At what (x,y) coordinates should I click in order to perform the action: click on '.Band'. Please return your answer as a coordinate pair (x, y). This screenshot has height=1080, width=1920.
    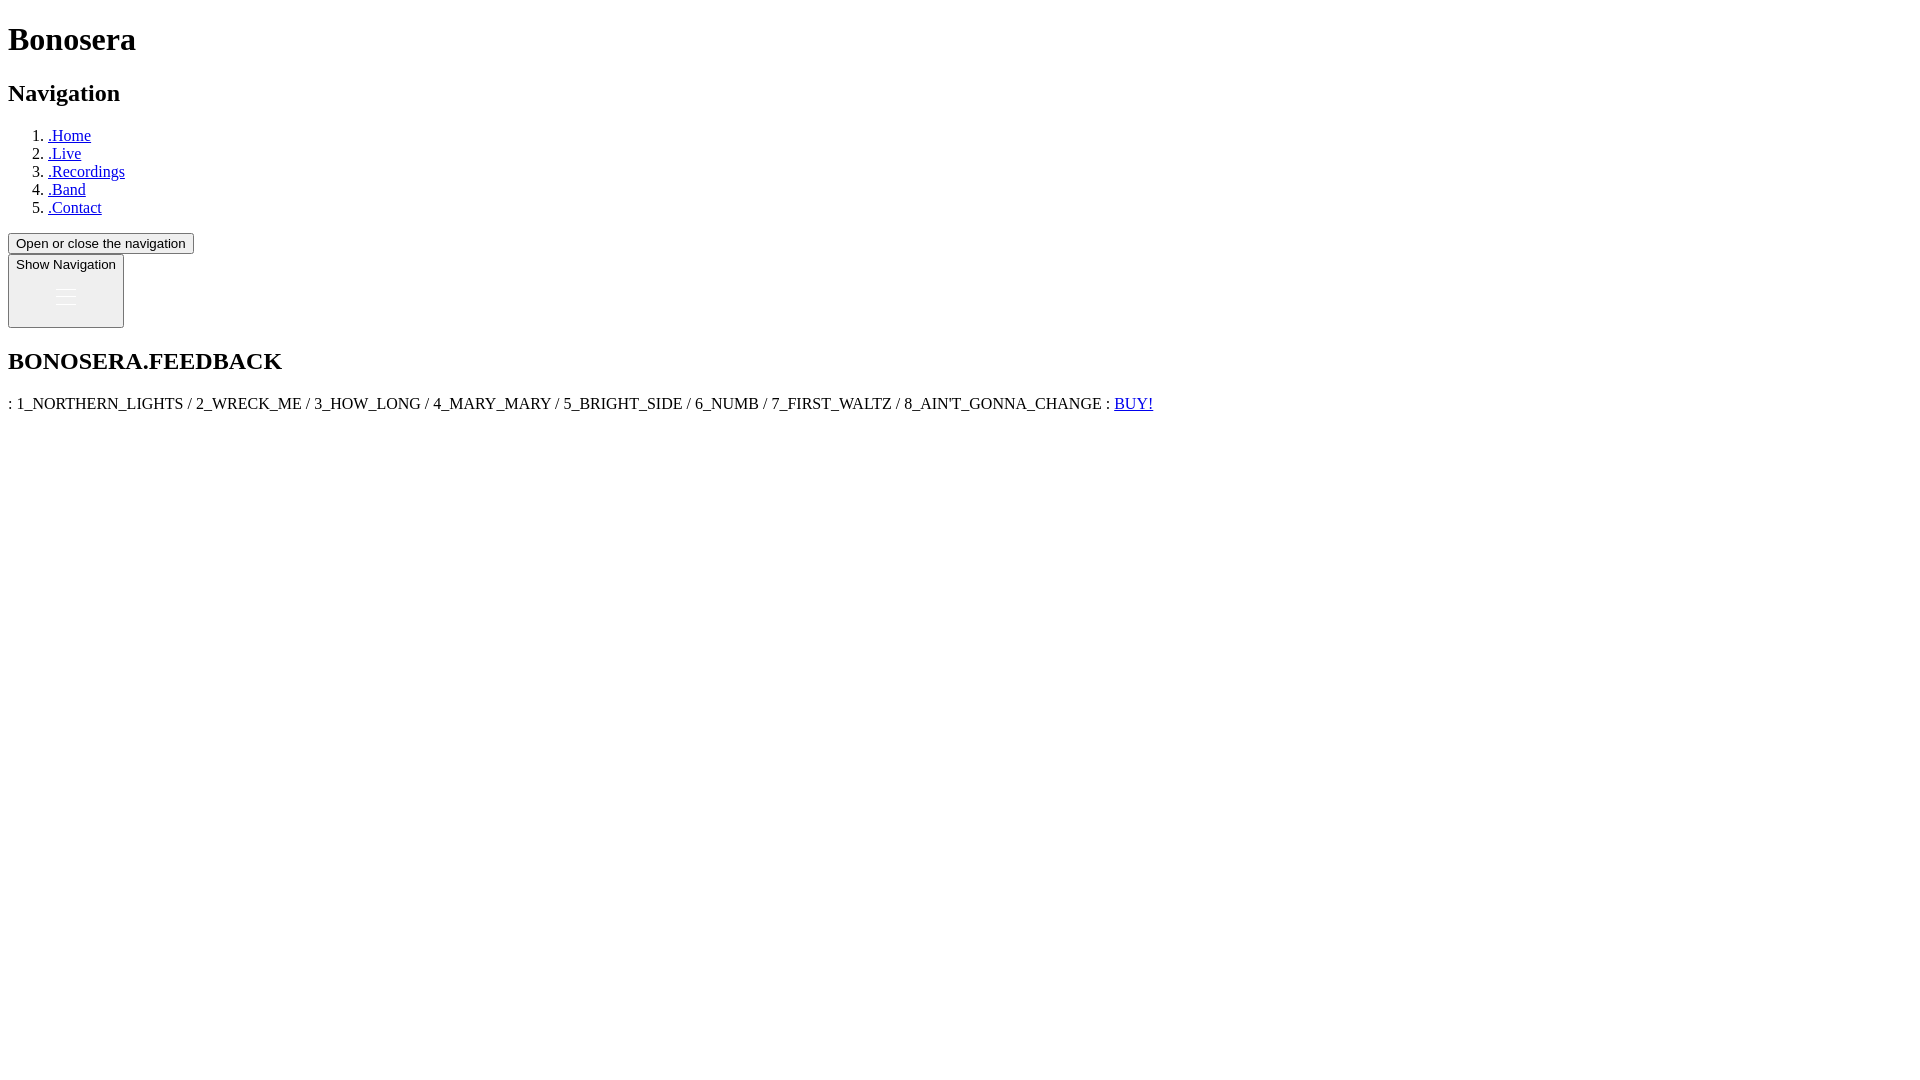
    Looking at the image, I should click on (67, 189).